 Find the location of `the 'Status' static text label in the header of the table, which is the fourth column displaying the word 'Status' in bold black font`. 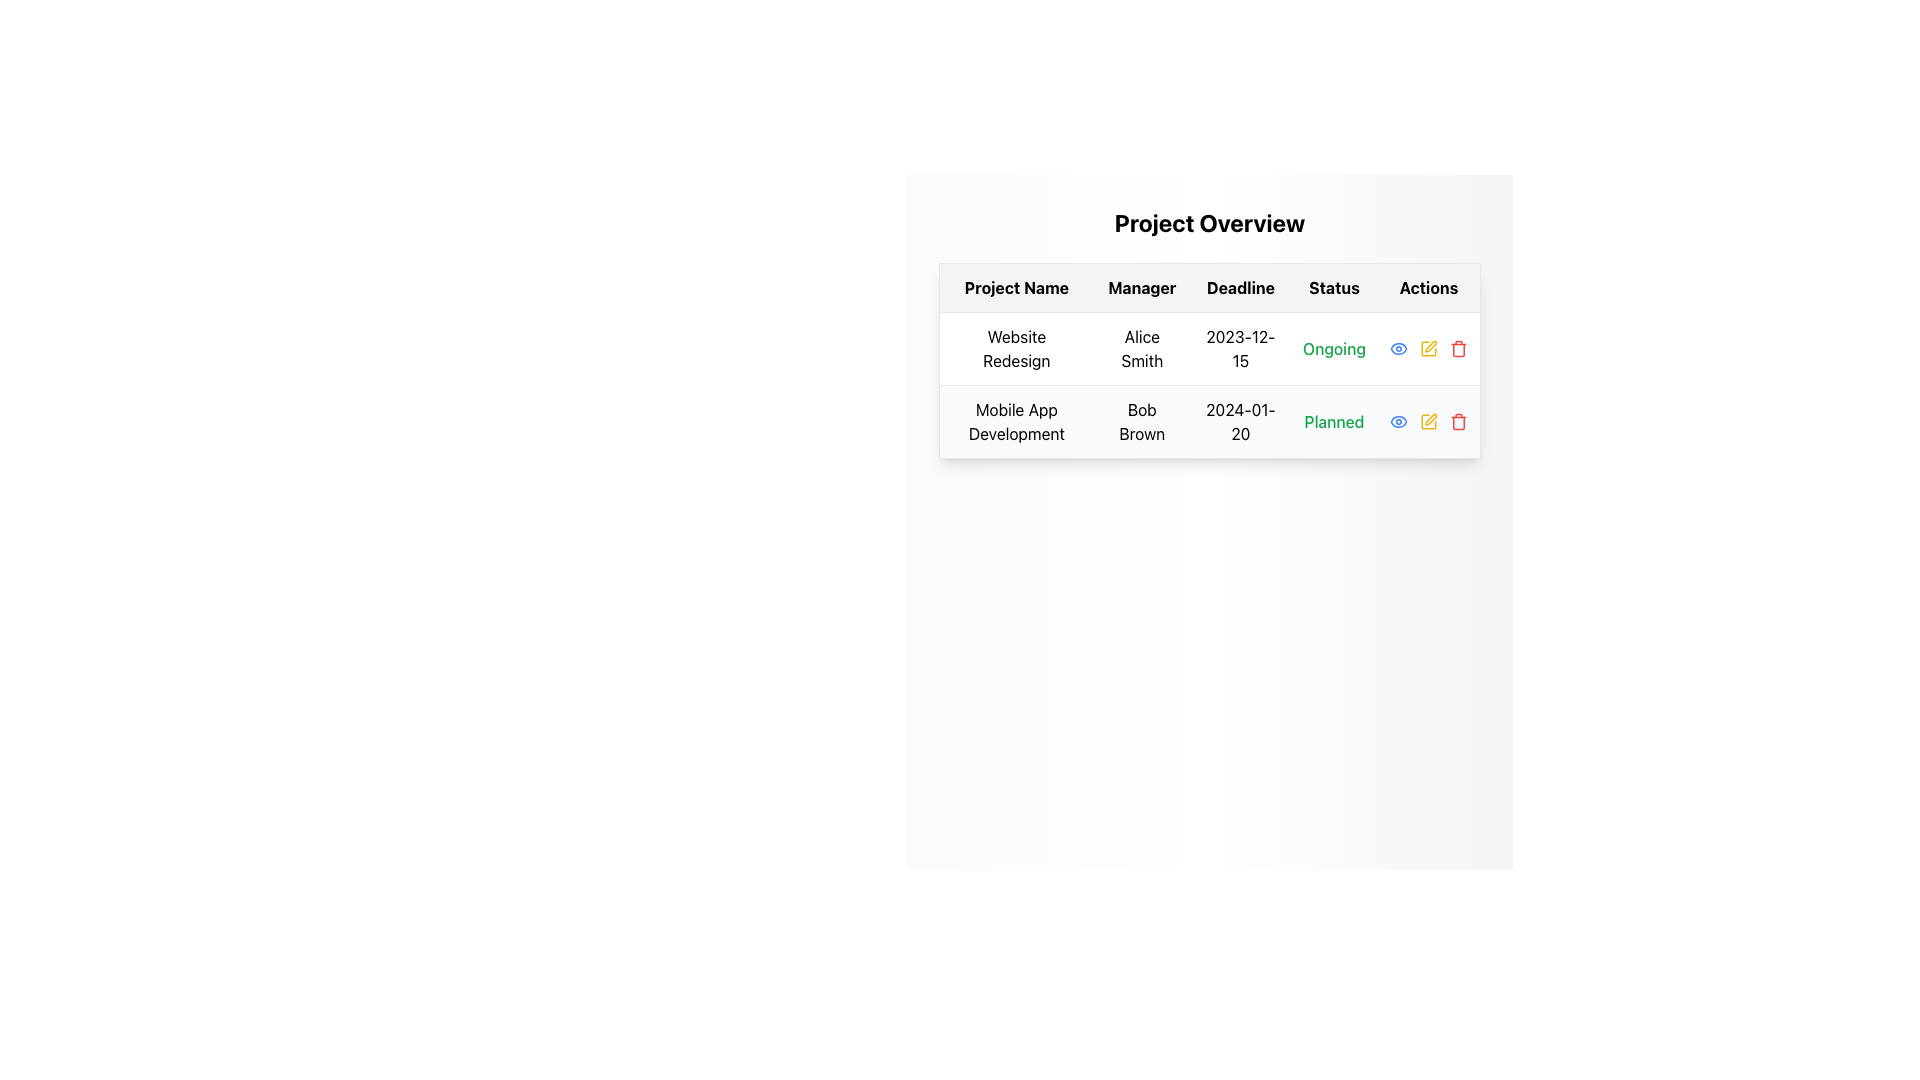

the 'Status' static text label in the header of the table, which is the fourth column displaying the word 'Status' in bold black font is located at coordinates (1334, 288).